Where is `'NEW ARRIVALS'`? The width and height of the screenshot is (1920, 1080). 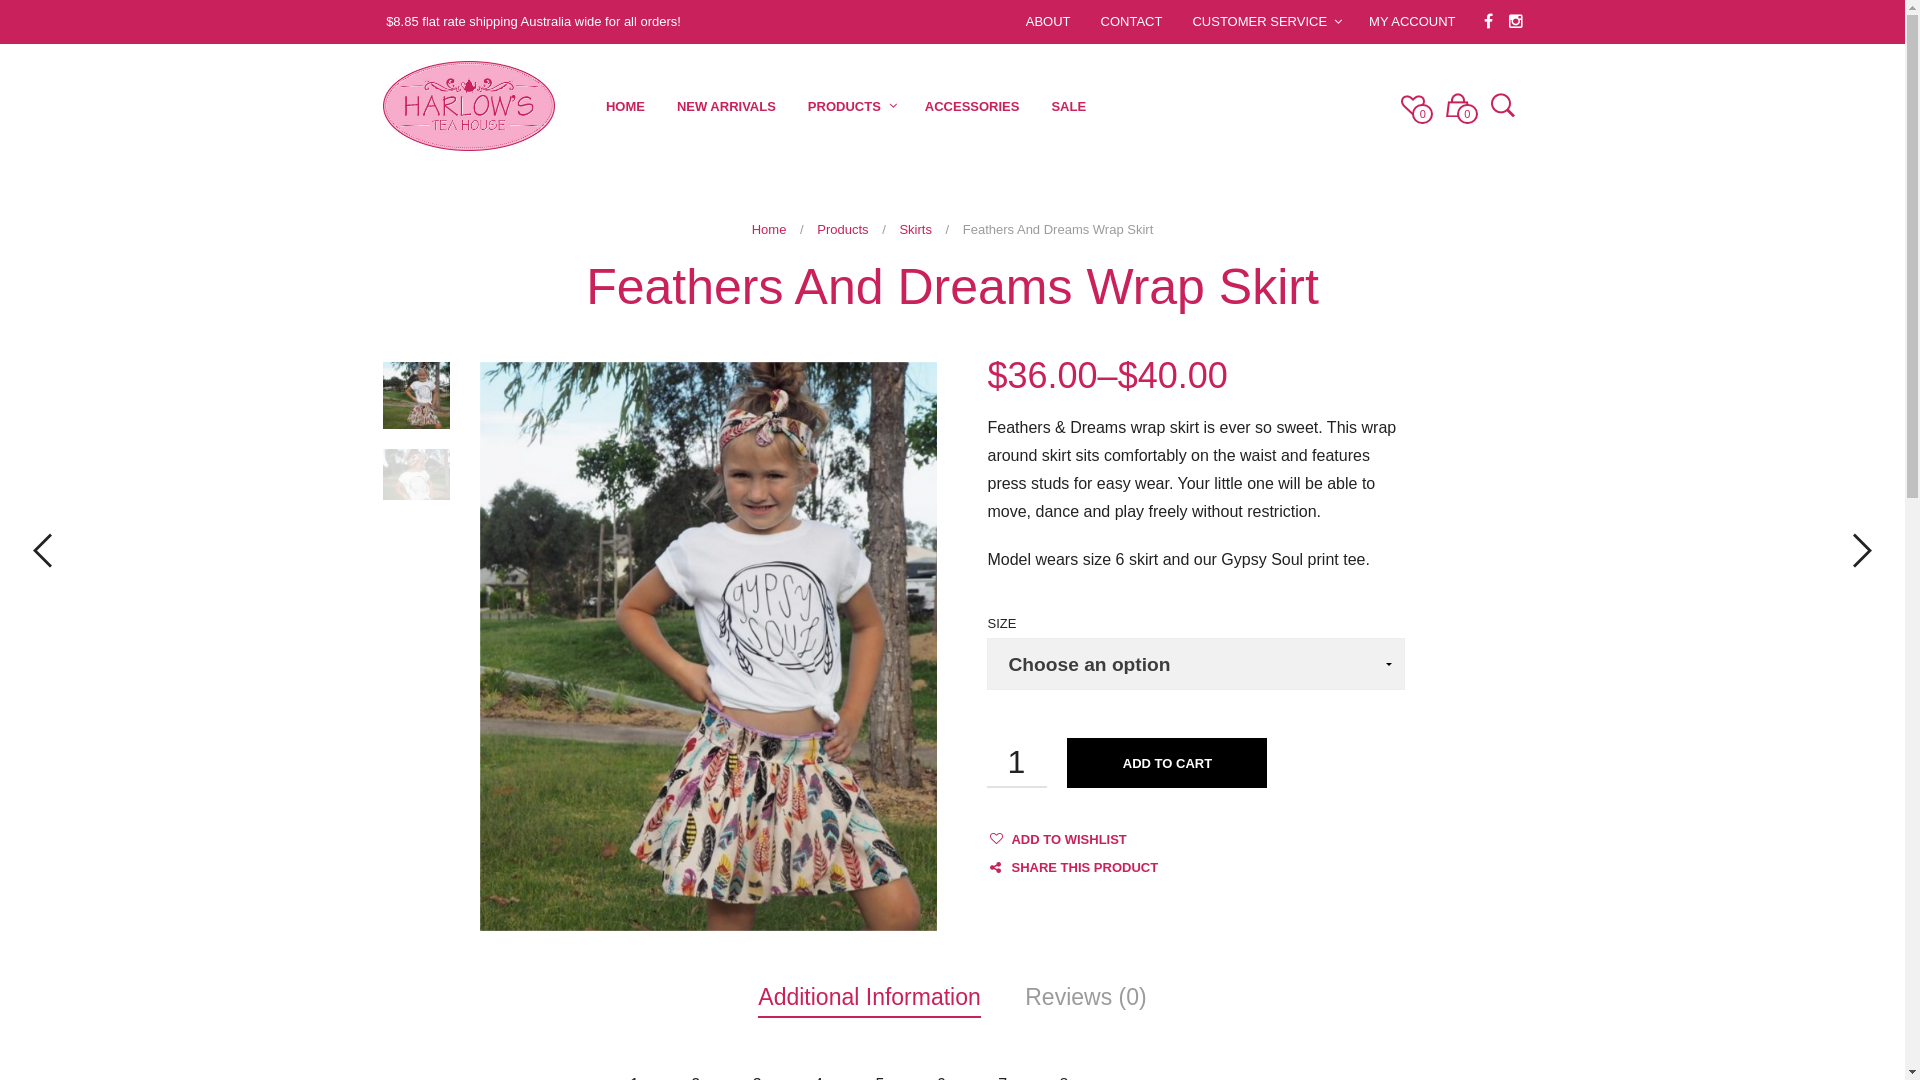
'NEW ARRIVALS' is located at coordinates (661, 106).